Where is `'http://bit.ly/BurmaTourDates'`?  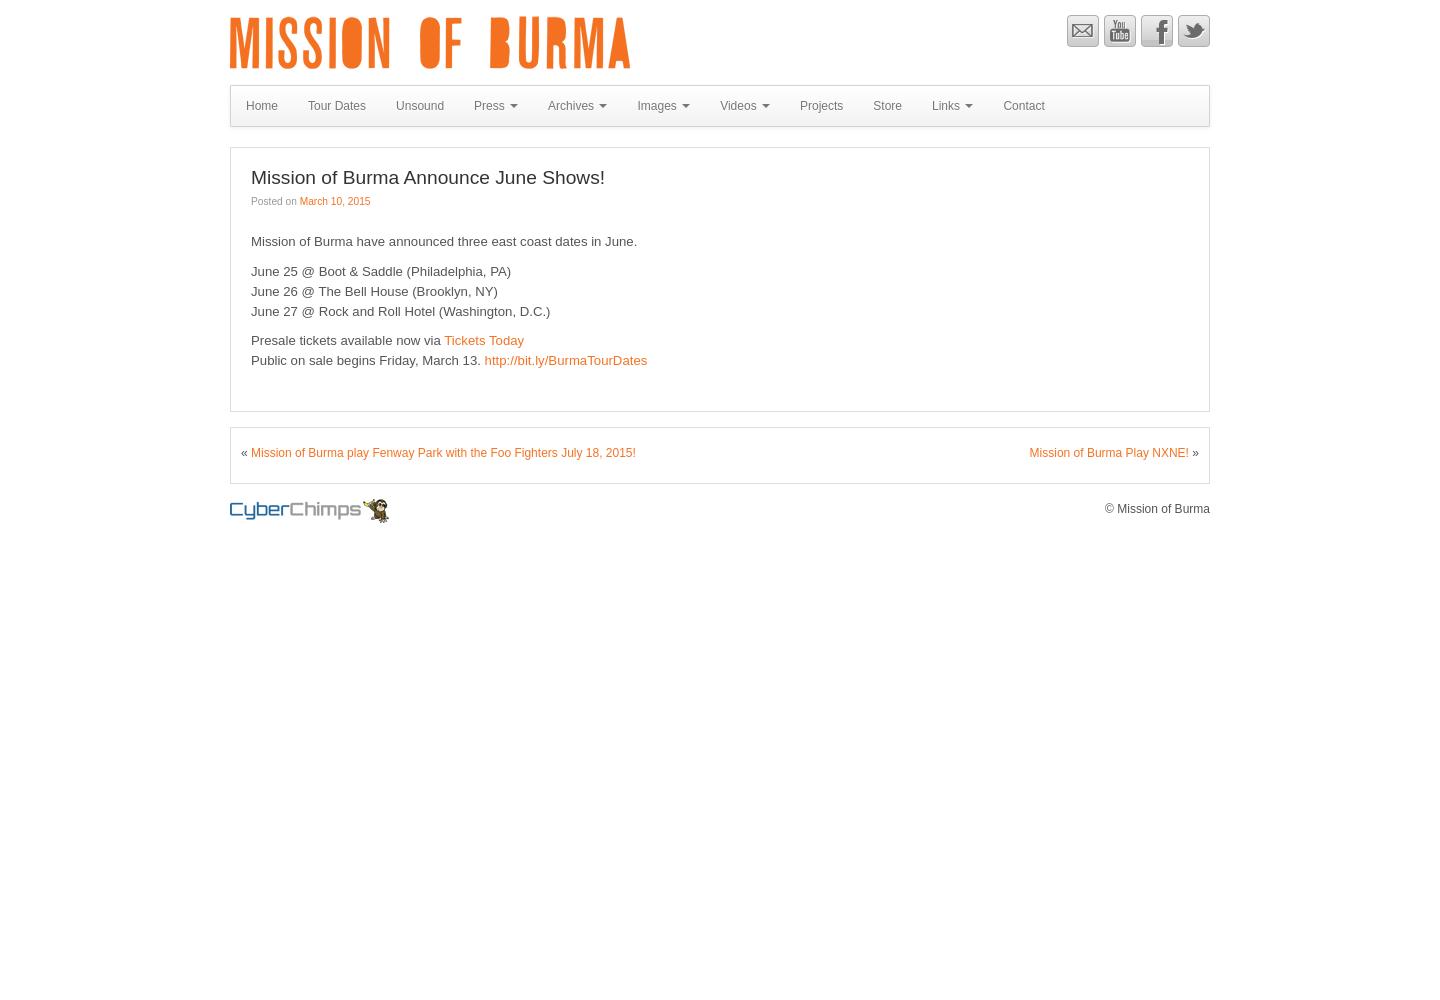 'http://bit.ly/BurmaTourDates' is located at coordinates (565, 359).